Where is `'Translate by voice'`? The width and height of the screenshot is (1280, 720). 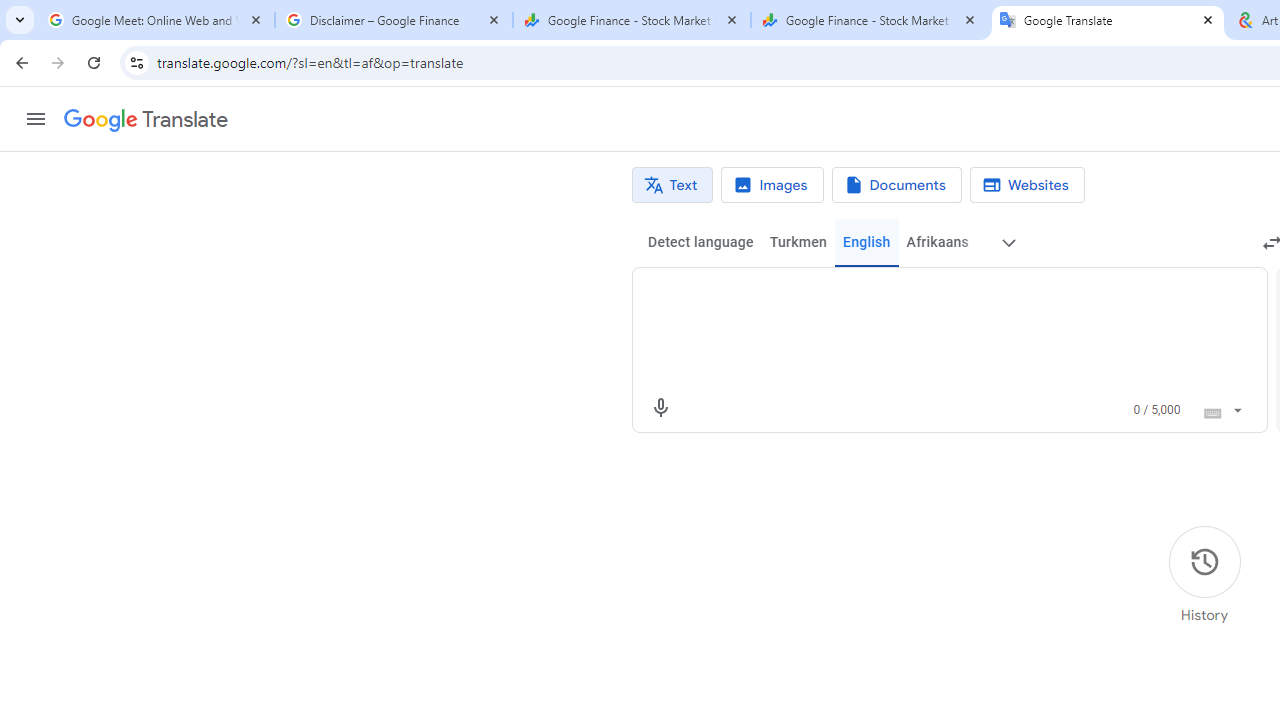 'Translate by voice' is located at coordinates (660, 406).